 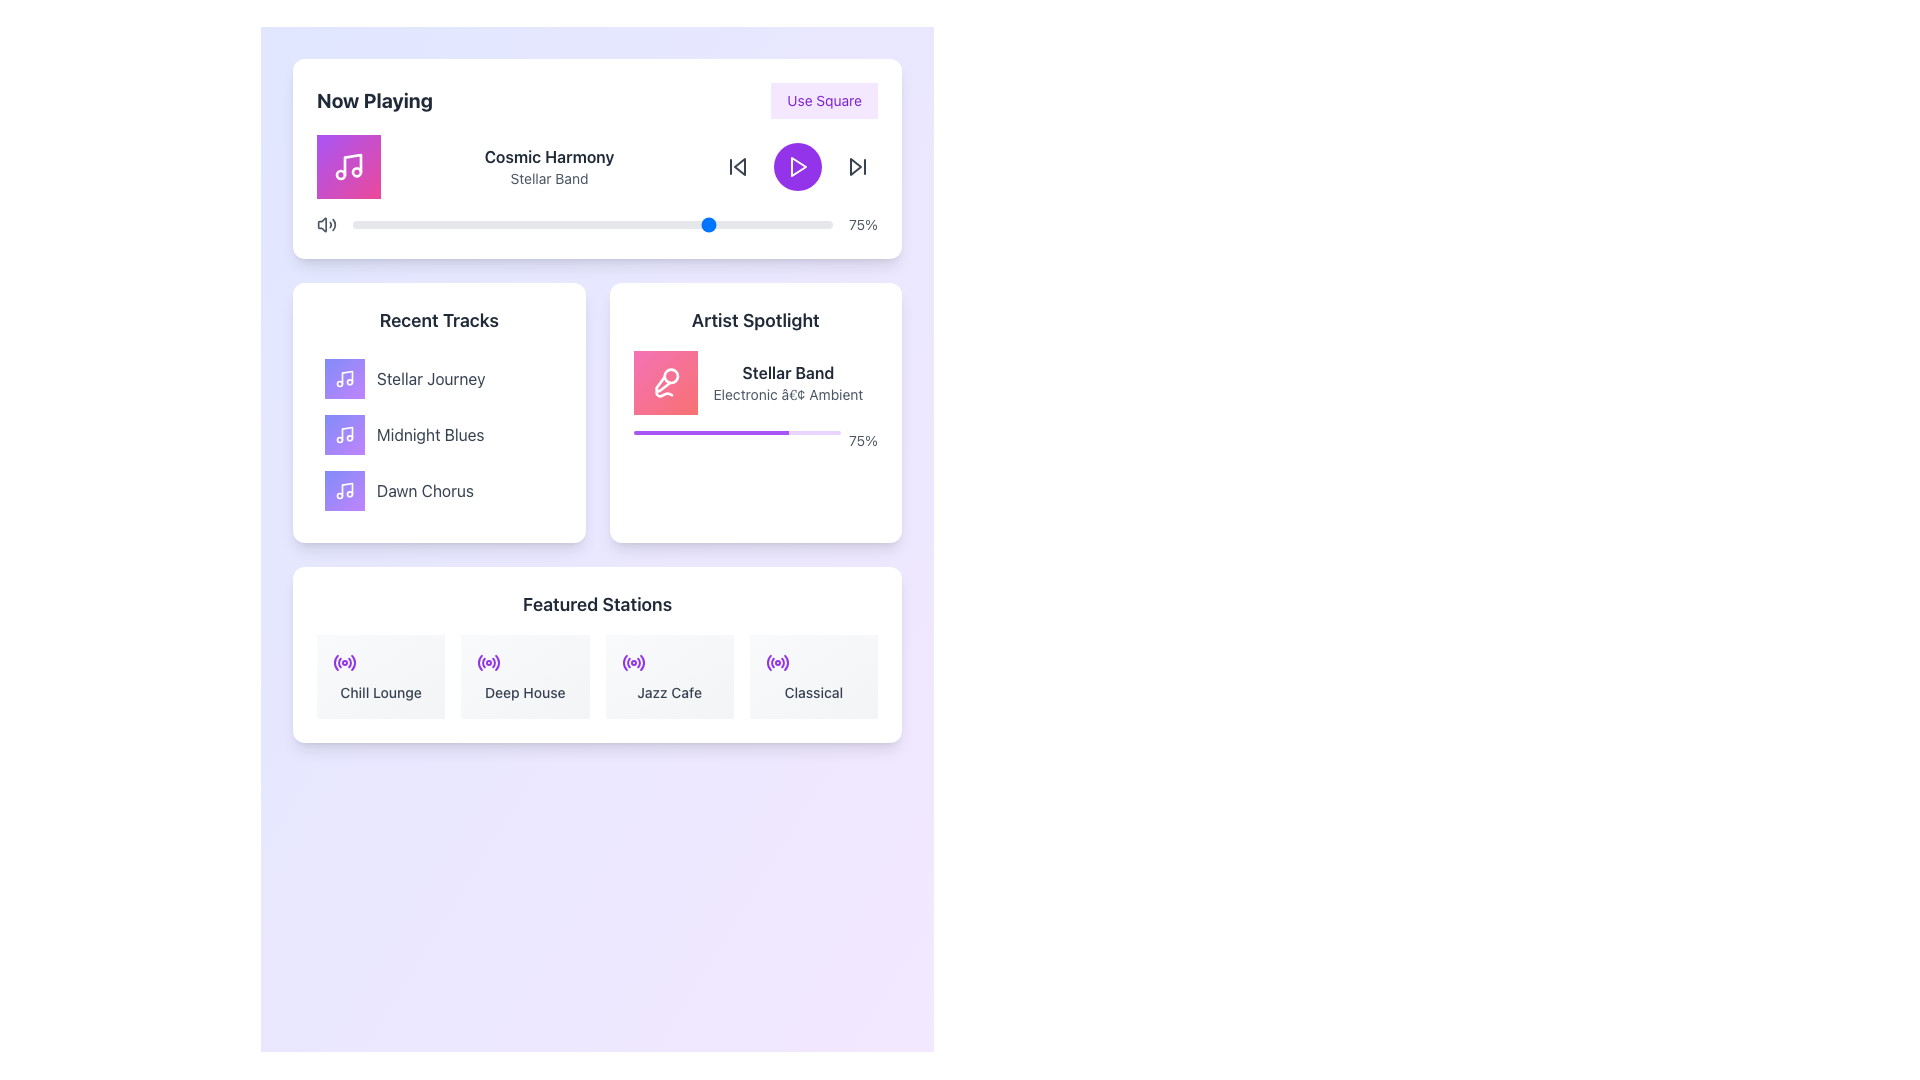 What do you see at coordinates (813, 692) in the screenshot?
I see `the 'Classical' station label located inside the fourth card in the 'Featured Stations' section` at bounding box center [813, 692].